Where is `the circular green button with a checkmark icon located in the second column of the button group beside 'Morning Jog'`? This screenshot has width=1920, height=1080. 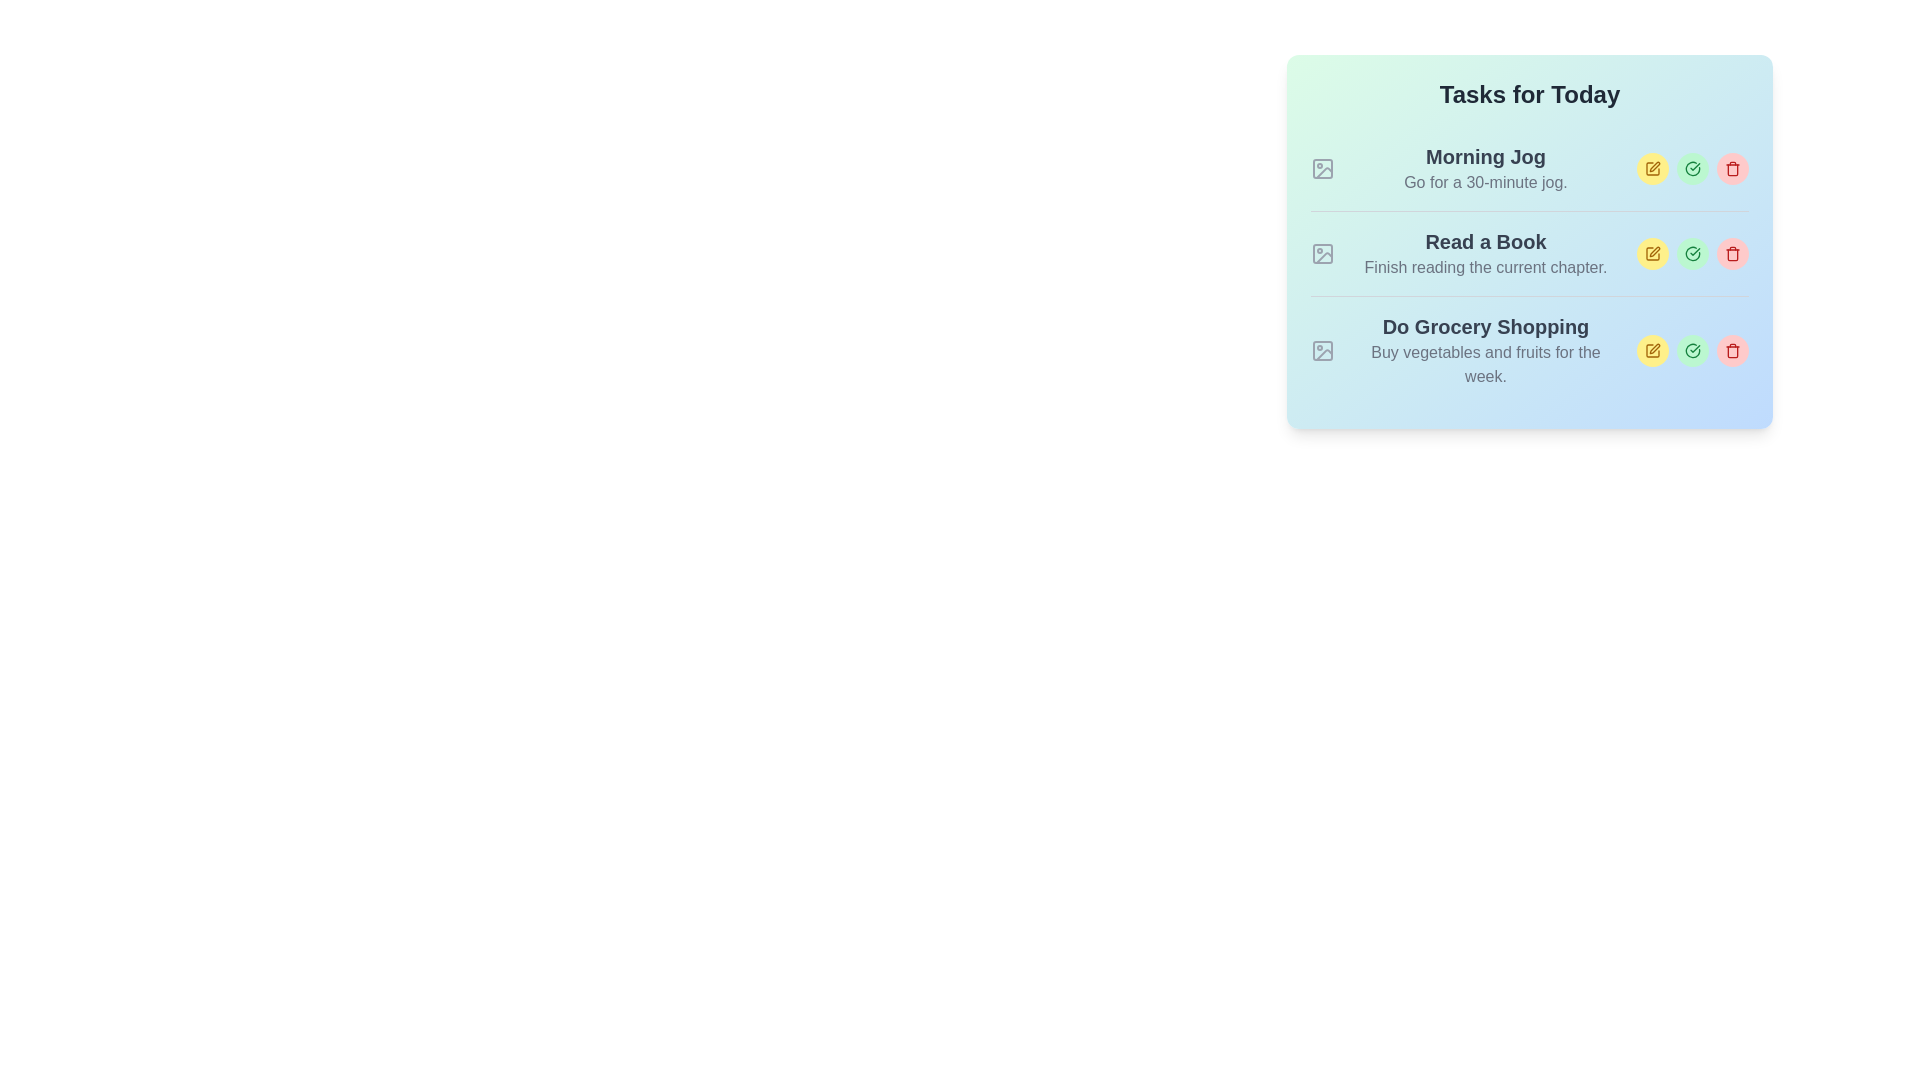 the circular green button with a checkmark icon located in the second column of the button group beside 'Morning Jog' is located at coordinates (1692, 168).